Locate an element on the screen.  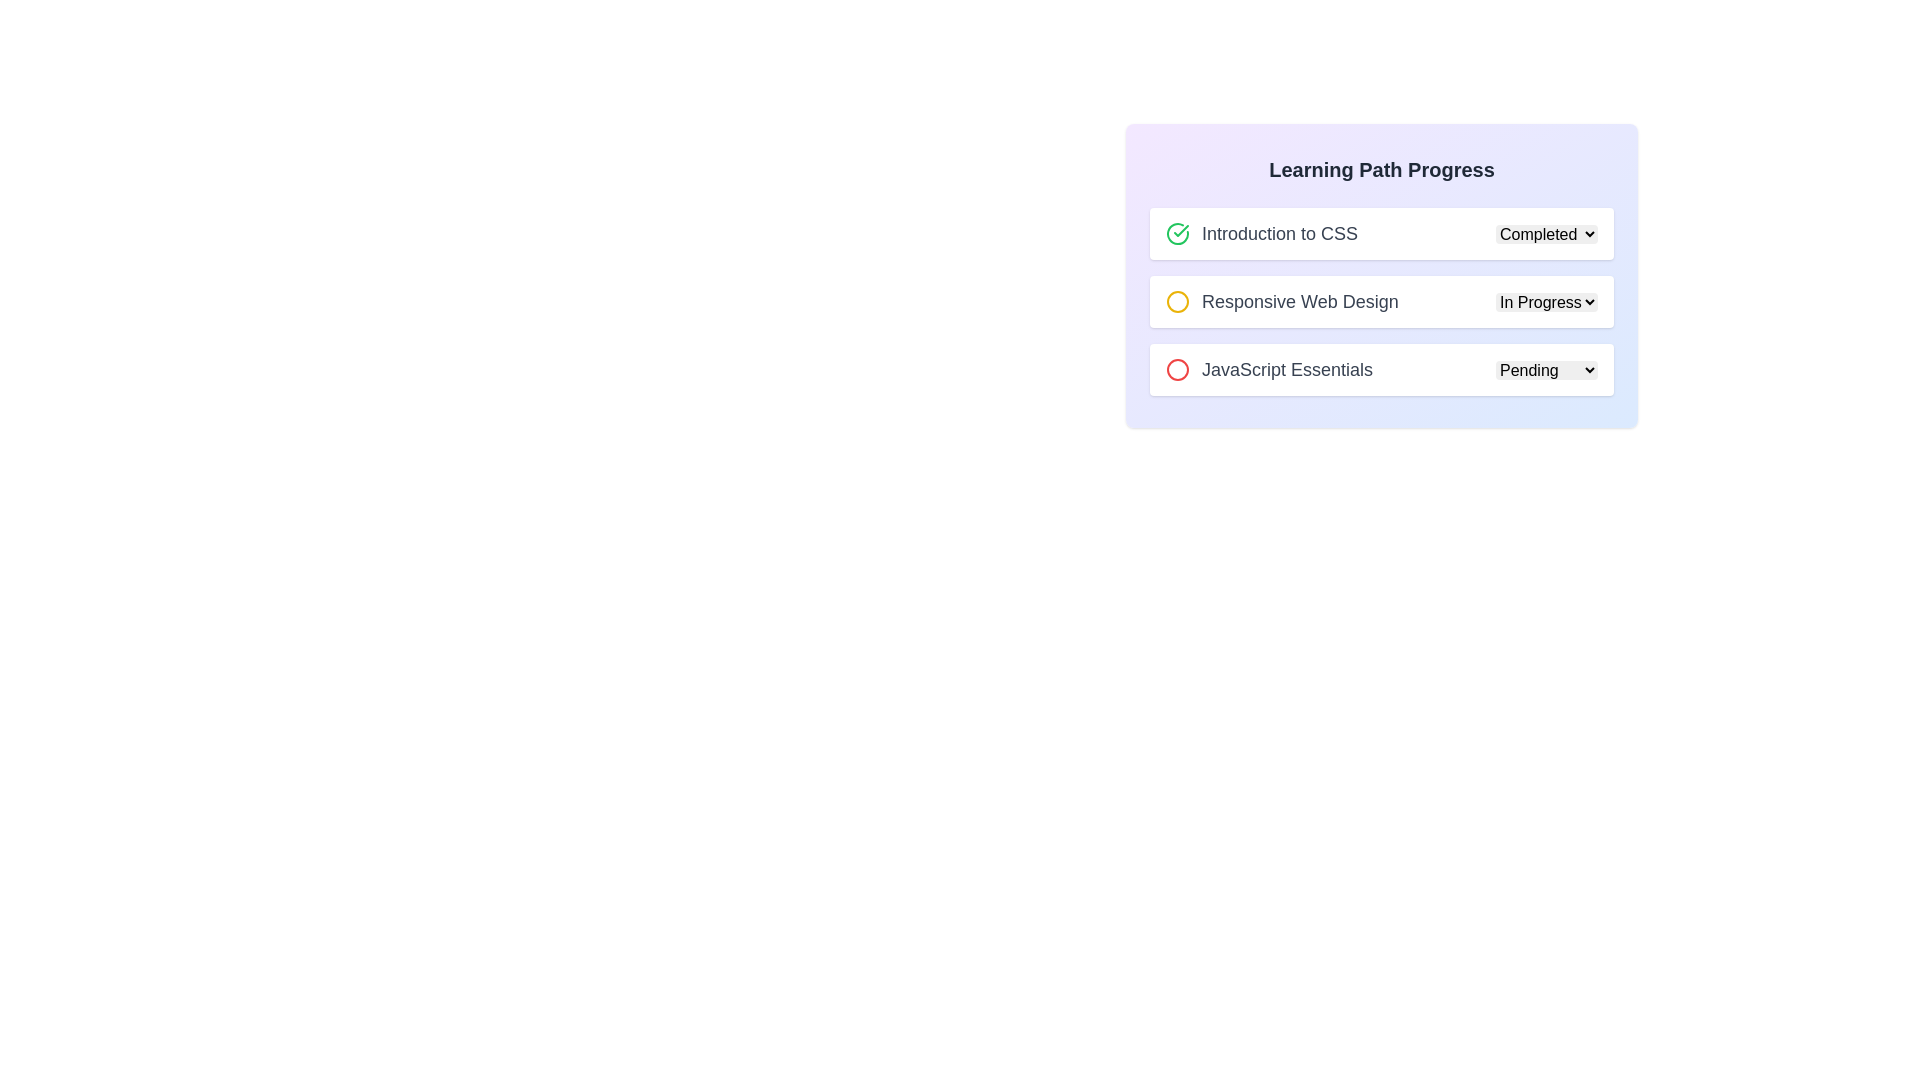
the dropdown menu located to the right of the 'Introduction to CSS' text is located at coordinates (1545, 233).